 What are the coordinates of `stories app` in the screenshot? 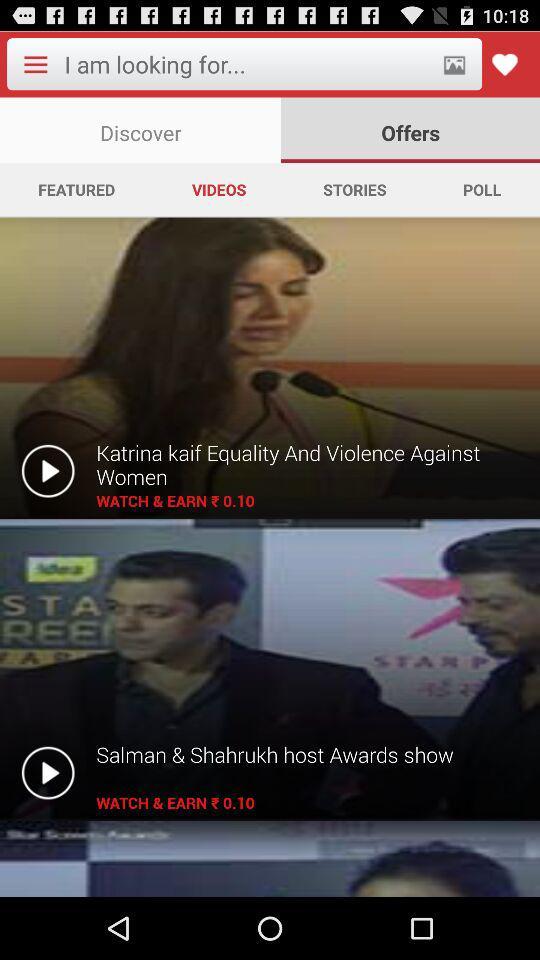 It's located at (353, 189).